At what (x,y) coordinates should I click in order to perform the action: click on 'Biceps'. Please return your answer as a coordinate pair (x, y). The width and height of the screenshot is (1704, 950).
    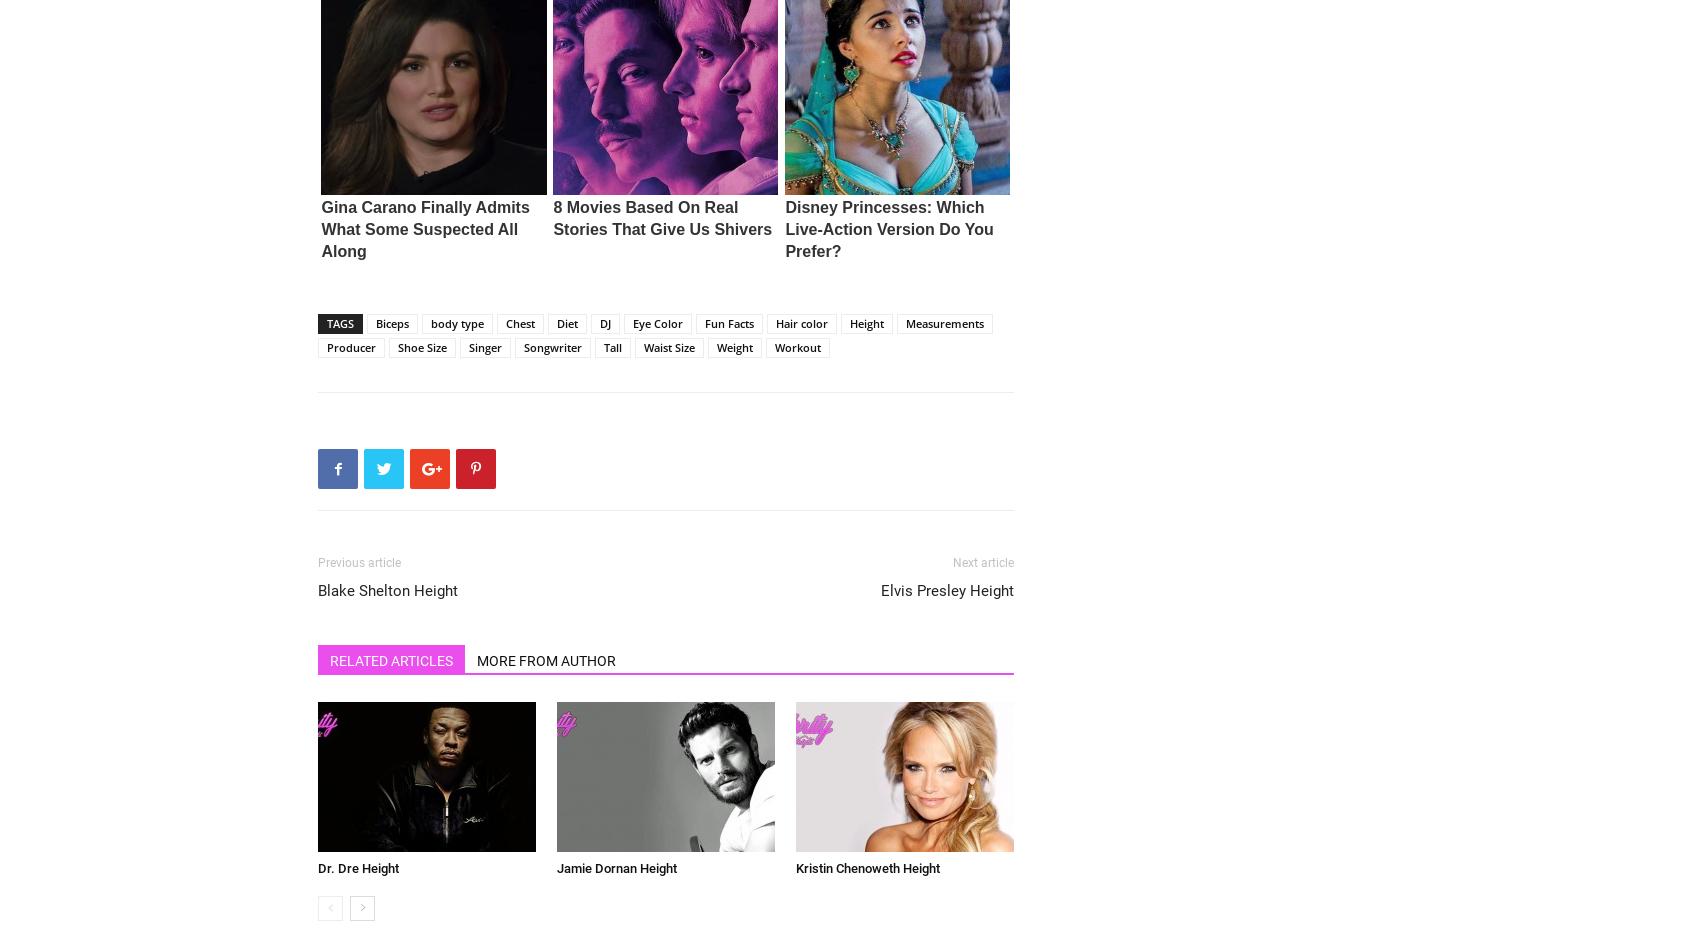
    Looking at the image, I should click on (391, 322).